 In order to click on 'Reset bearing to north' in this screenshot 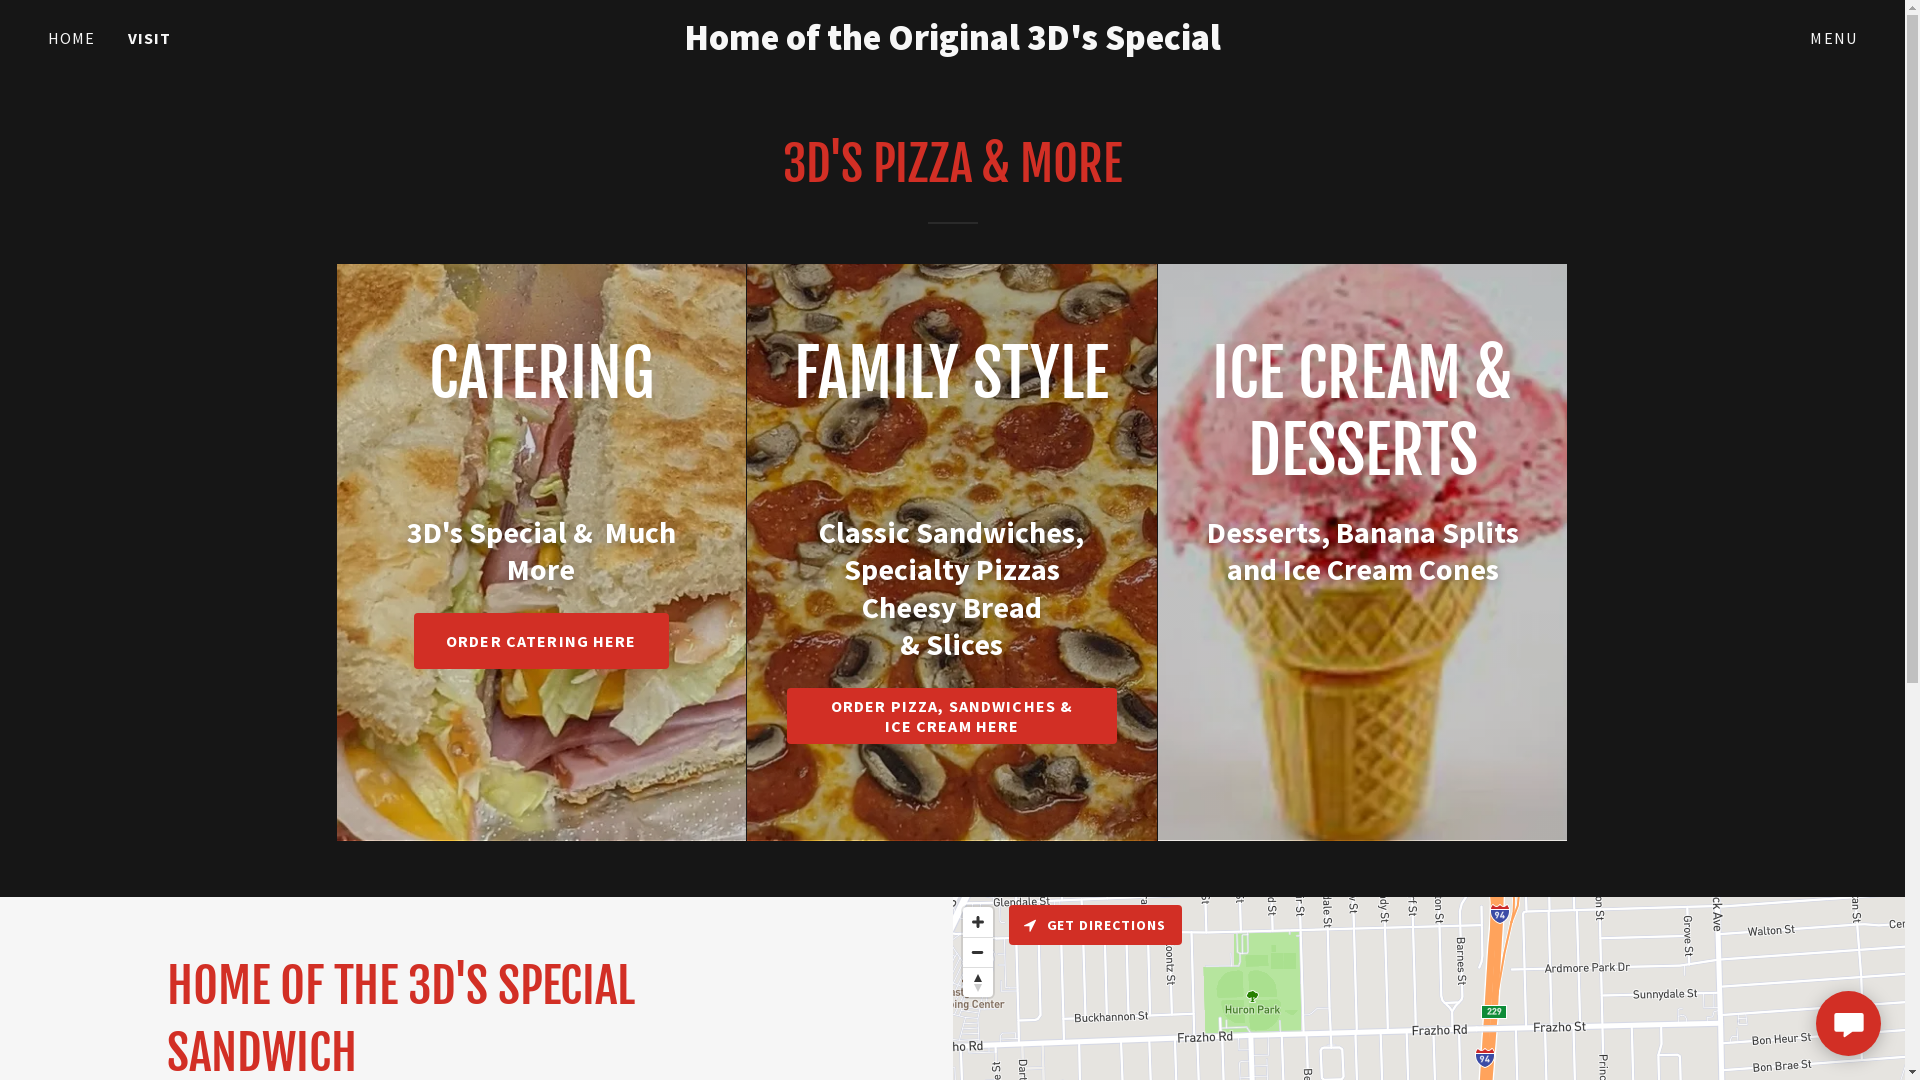, I will do `click(961, 981)`.